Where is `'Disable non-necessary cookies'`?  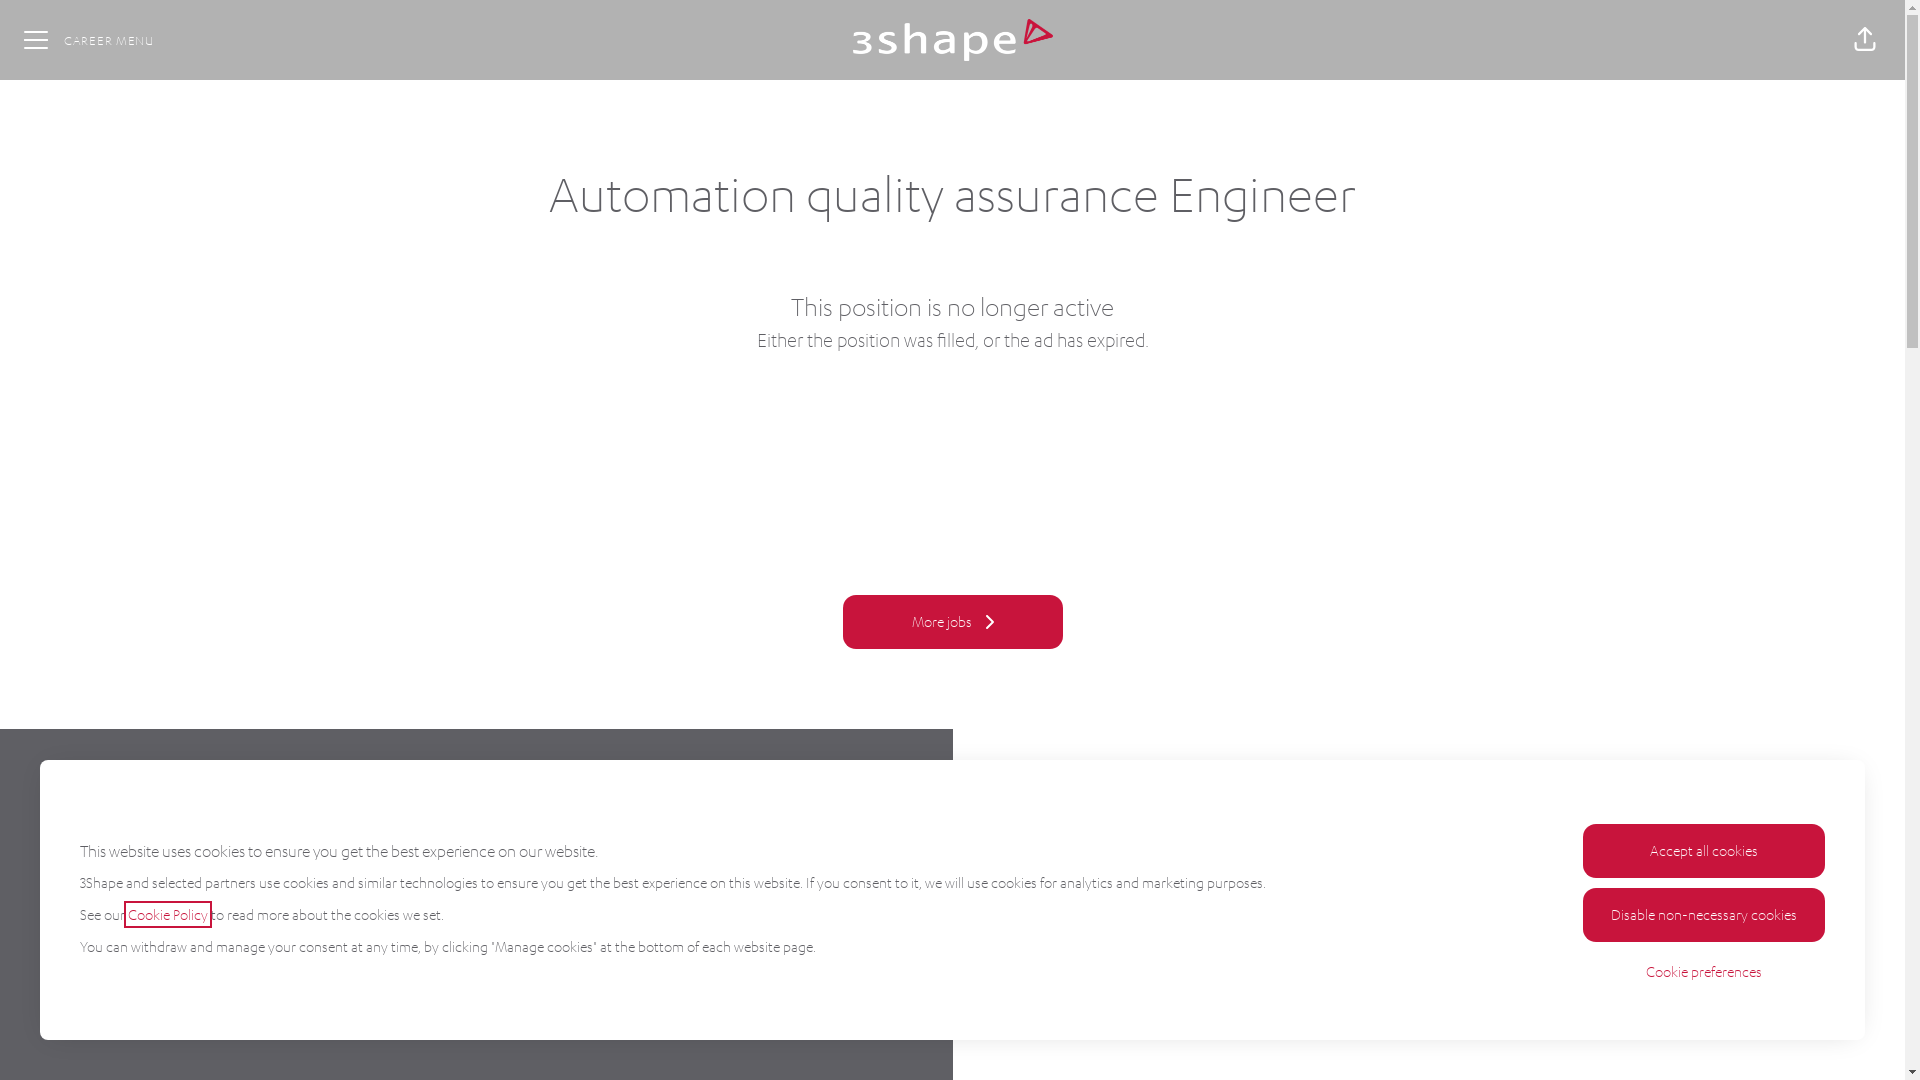
'Disable non-necessary cookies' is located at coordinates (1582, 914).